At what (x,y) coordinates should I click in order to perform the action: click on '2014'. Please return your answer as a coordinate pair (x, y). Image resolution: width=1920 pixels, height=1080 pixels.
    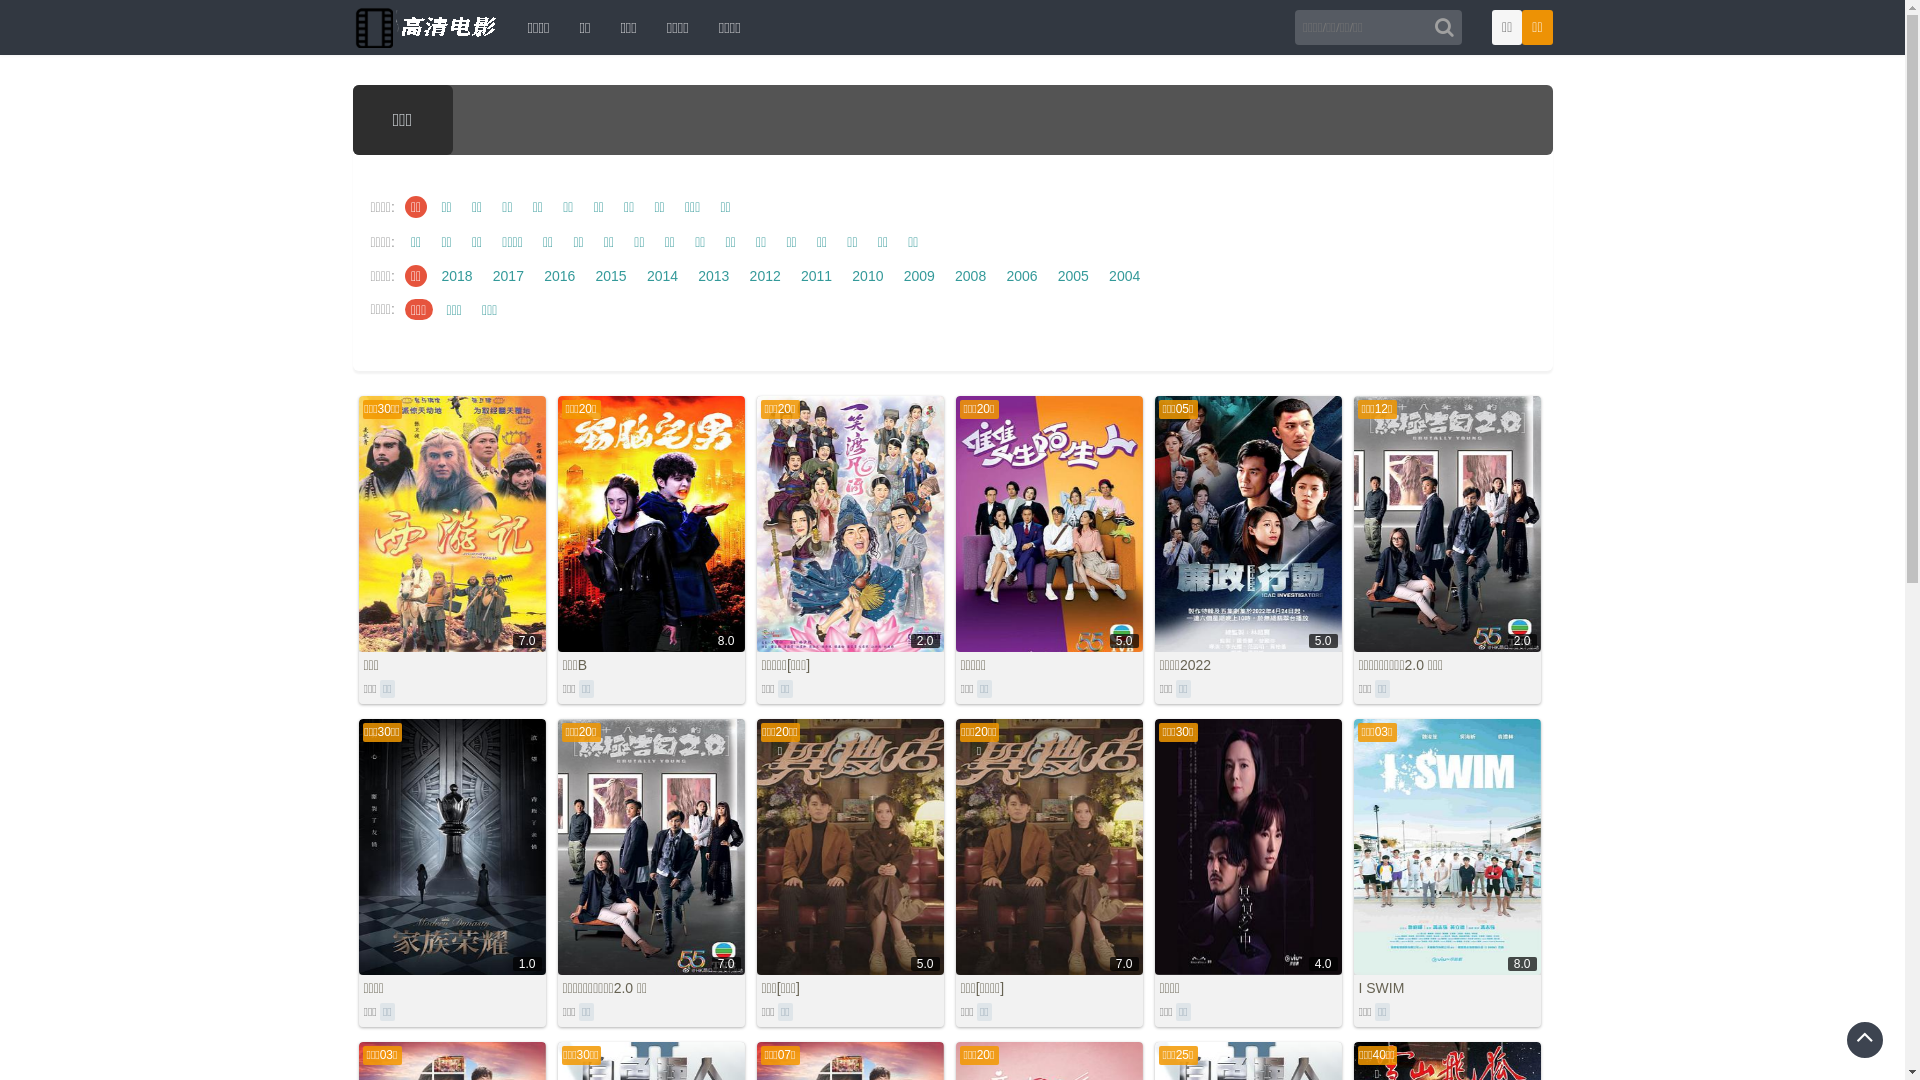
    Looking at the image, I should click on (662, 276).